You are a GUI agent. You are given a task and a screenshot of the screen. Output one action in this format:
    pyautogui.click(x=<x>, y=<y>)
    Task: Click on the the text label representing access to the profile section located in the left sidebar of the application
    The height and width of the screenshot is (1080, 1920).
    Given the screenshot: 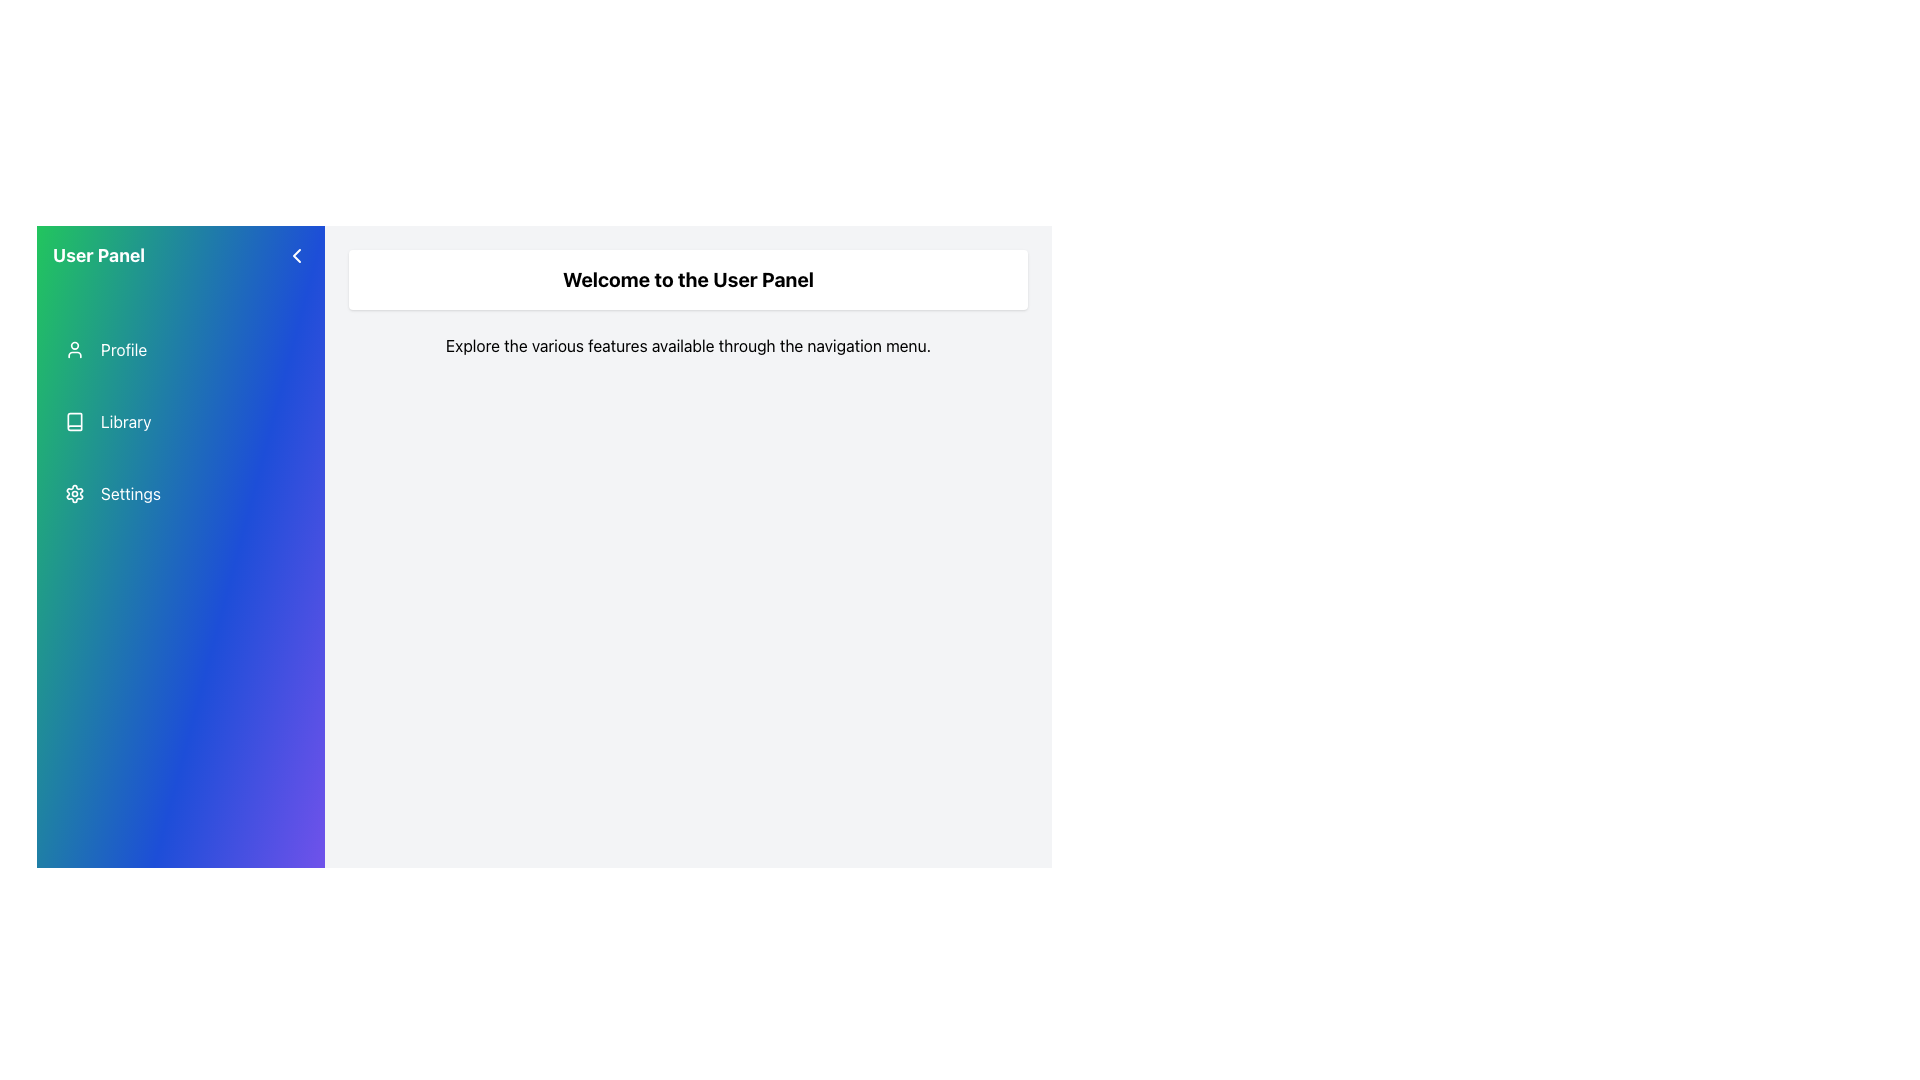 What is the action you would take?
    pyautogui.click(x=123, y=349)
    